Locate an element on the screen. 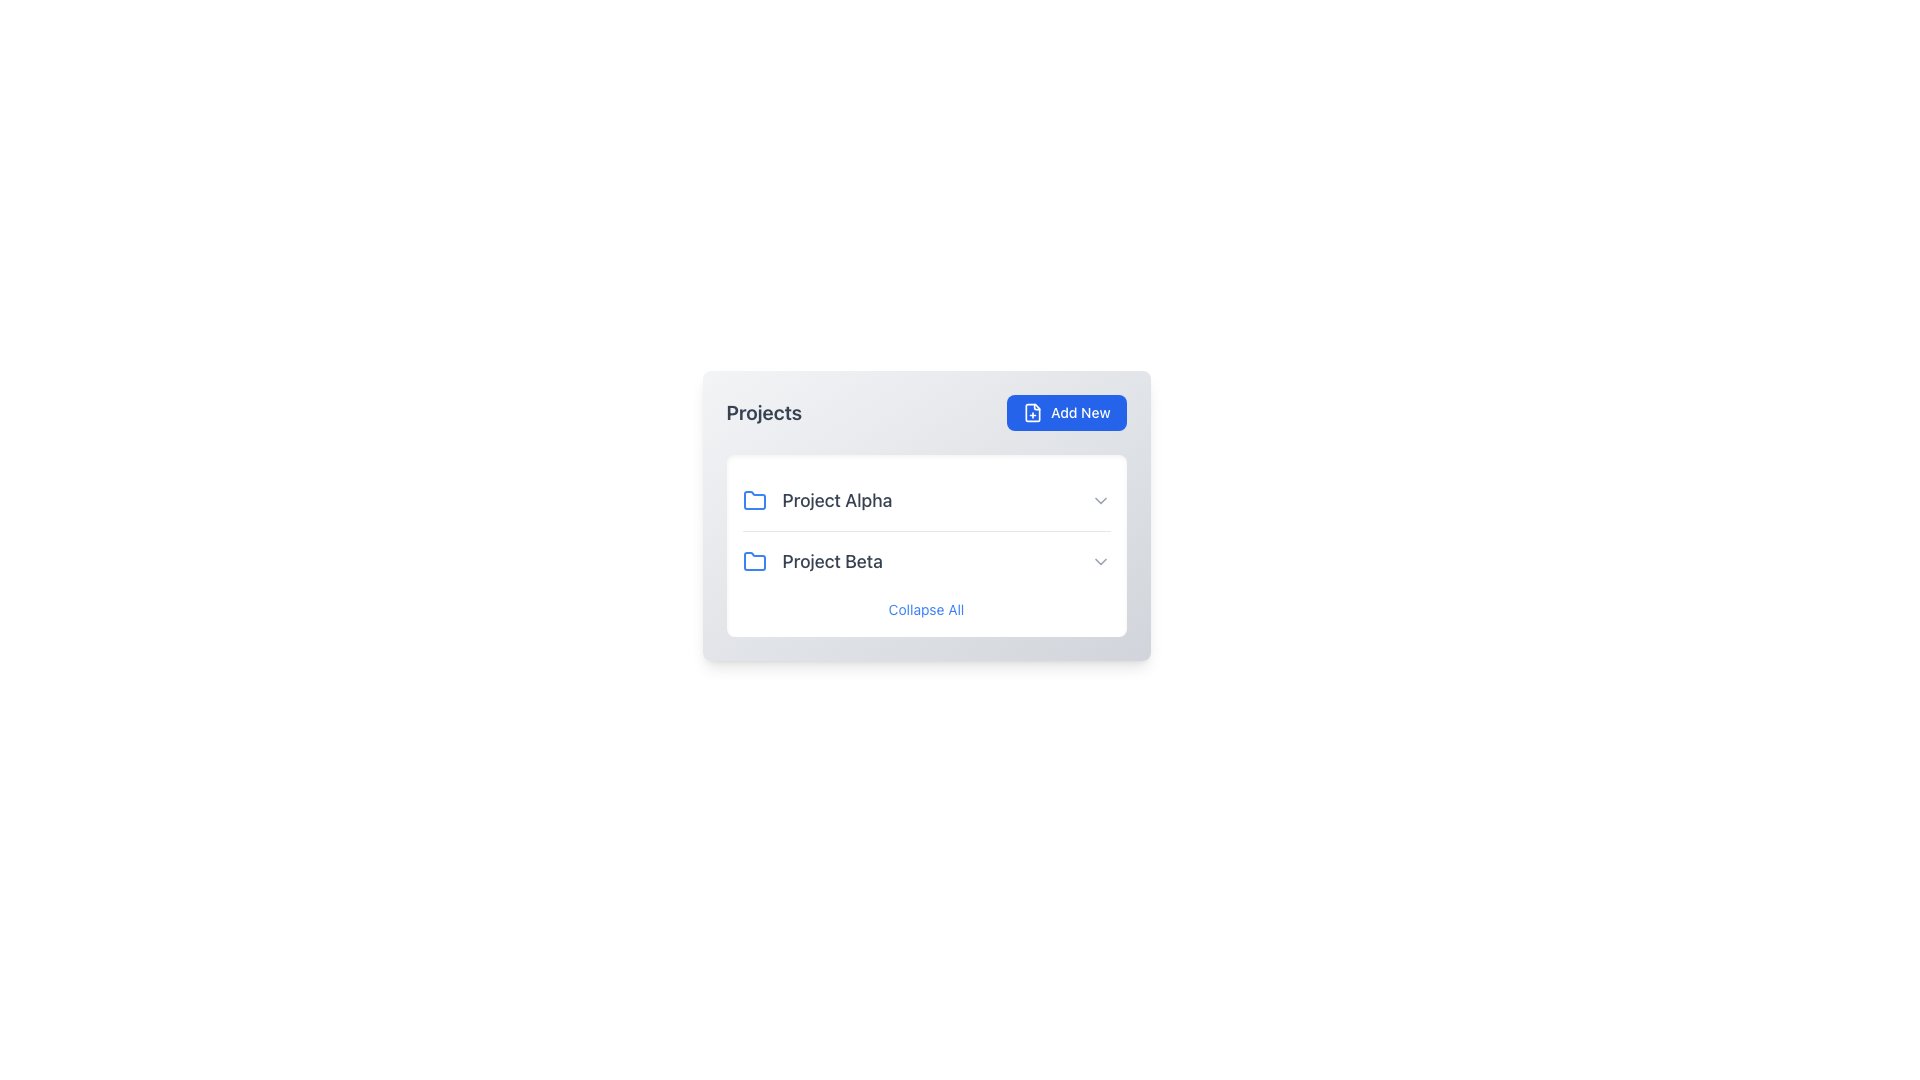 This screenshot has width=1920, height=1080. the text label displaying 'Project Beta', which is styled in gray with medium font weight and larger size, located to the right of a blue folder icon is located at coordinates (832, 562).